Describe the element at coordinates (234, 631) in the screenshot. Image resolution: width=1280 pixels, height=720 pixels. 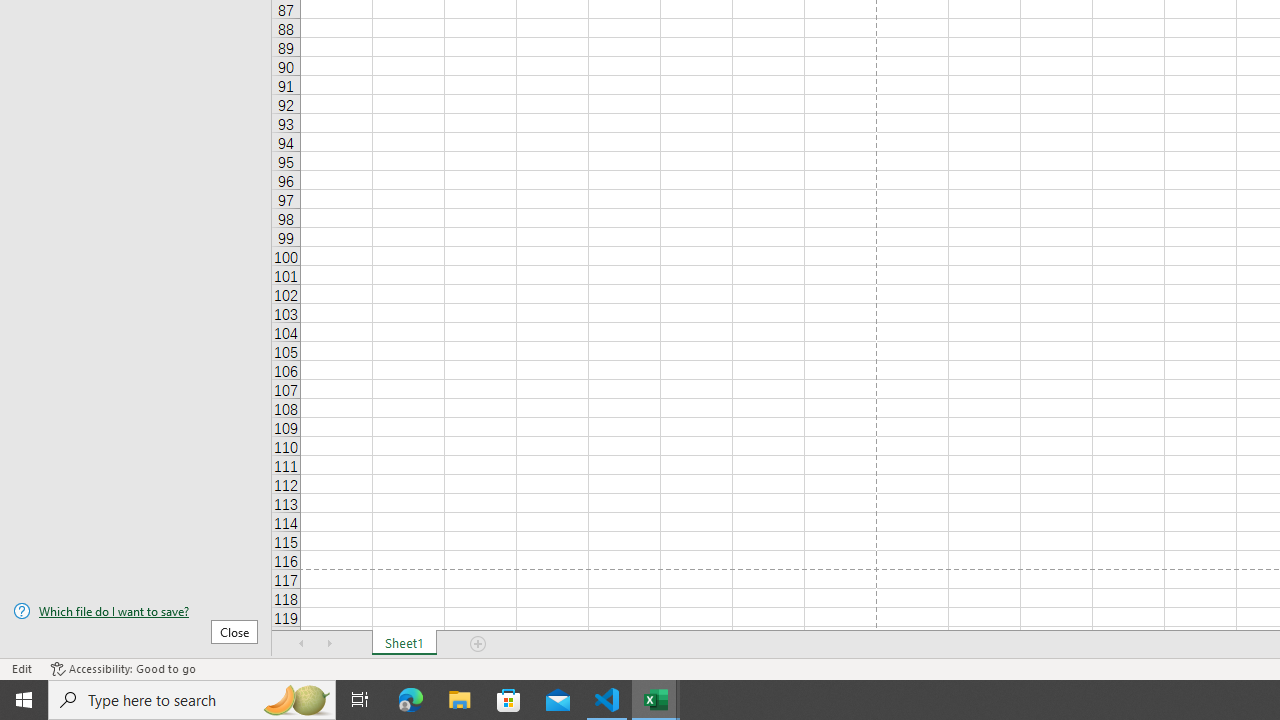
I see `'Close'` at that location.